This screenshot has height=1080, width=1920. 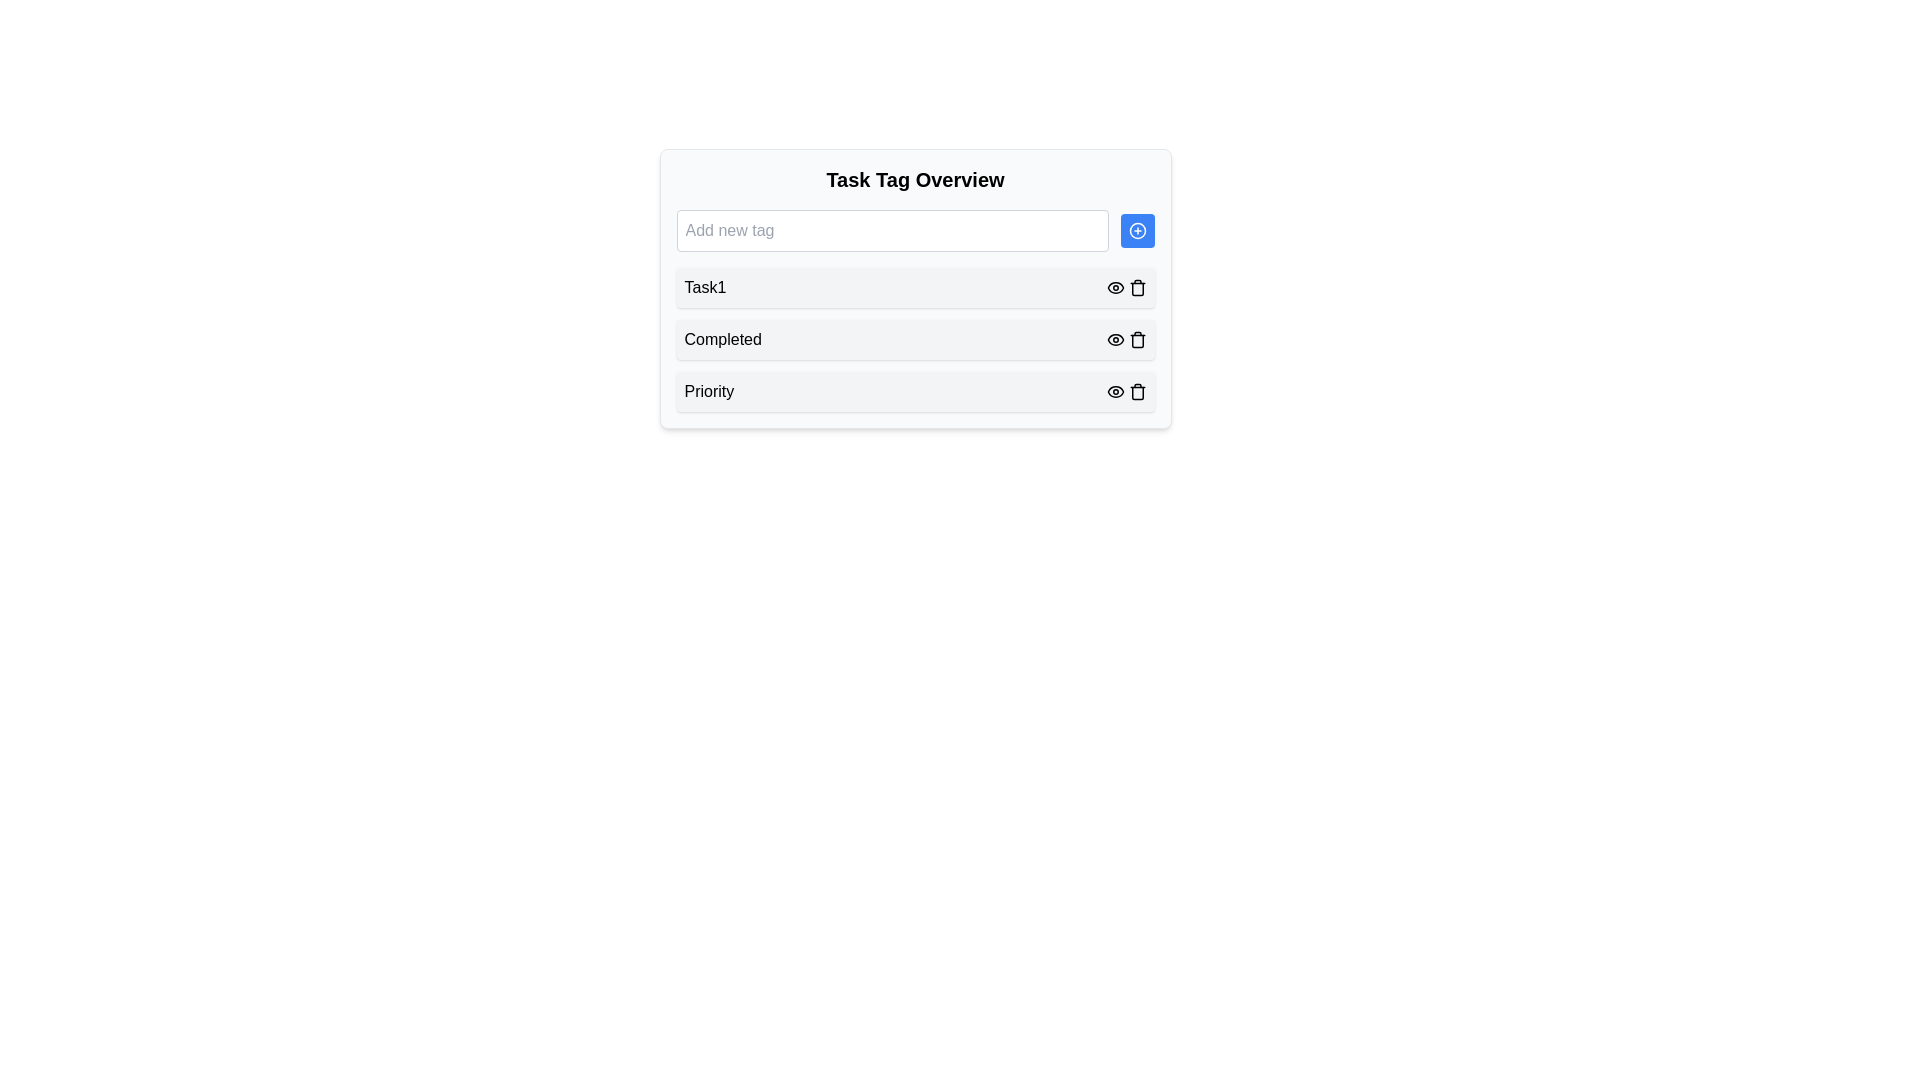 What do you see at coordinates (1114, 392) in the screenshot?
I see `the eye icon representing visibility control located in the 'Task Tag Overview' card layout` at bounding box center [1114, 392].